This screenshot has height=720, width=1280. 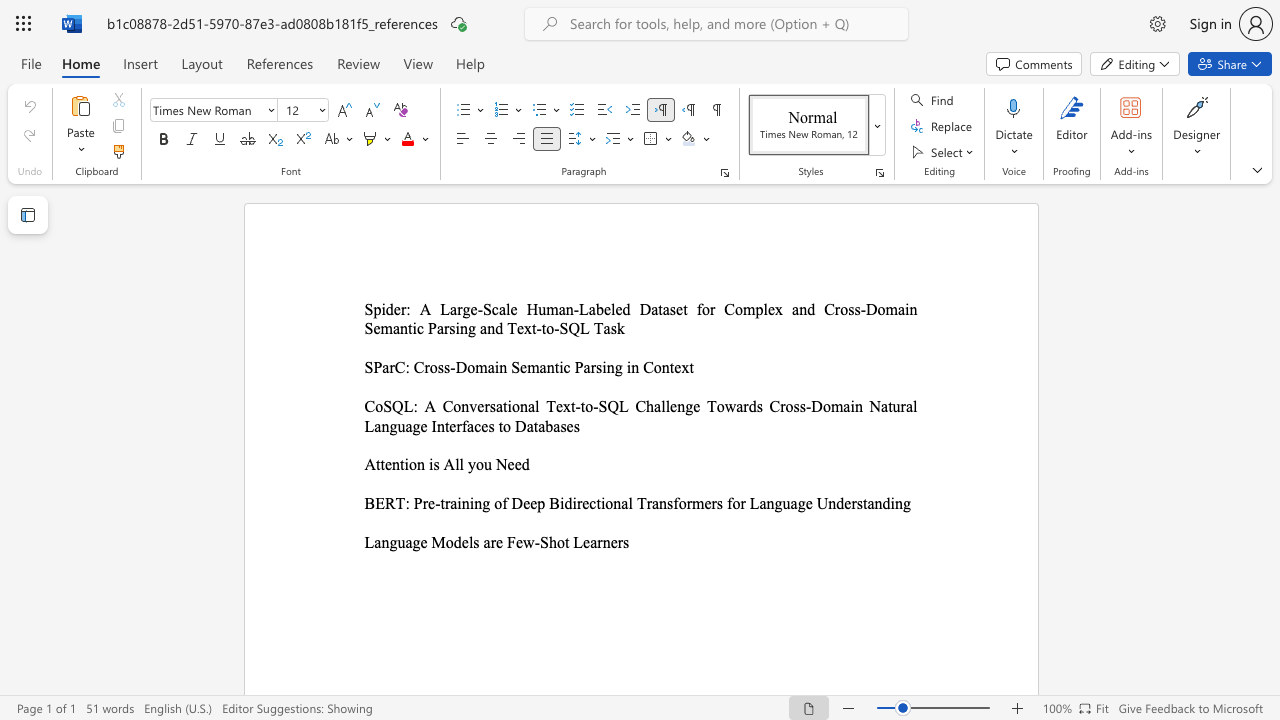 What do you see at coordinates (519, 405) in the screenshot?
I see `the subset text "nal Text-to-SQL Challenge Towards Cross-Domain Na" within the text "CoSQL: A Conversational Text-to-SQL Challenge Towards Cross-Domain Natural Language Interfaces to Databases"` at bounding box center [519, 405].